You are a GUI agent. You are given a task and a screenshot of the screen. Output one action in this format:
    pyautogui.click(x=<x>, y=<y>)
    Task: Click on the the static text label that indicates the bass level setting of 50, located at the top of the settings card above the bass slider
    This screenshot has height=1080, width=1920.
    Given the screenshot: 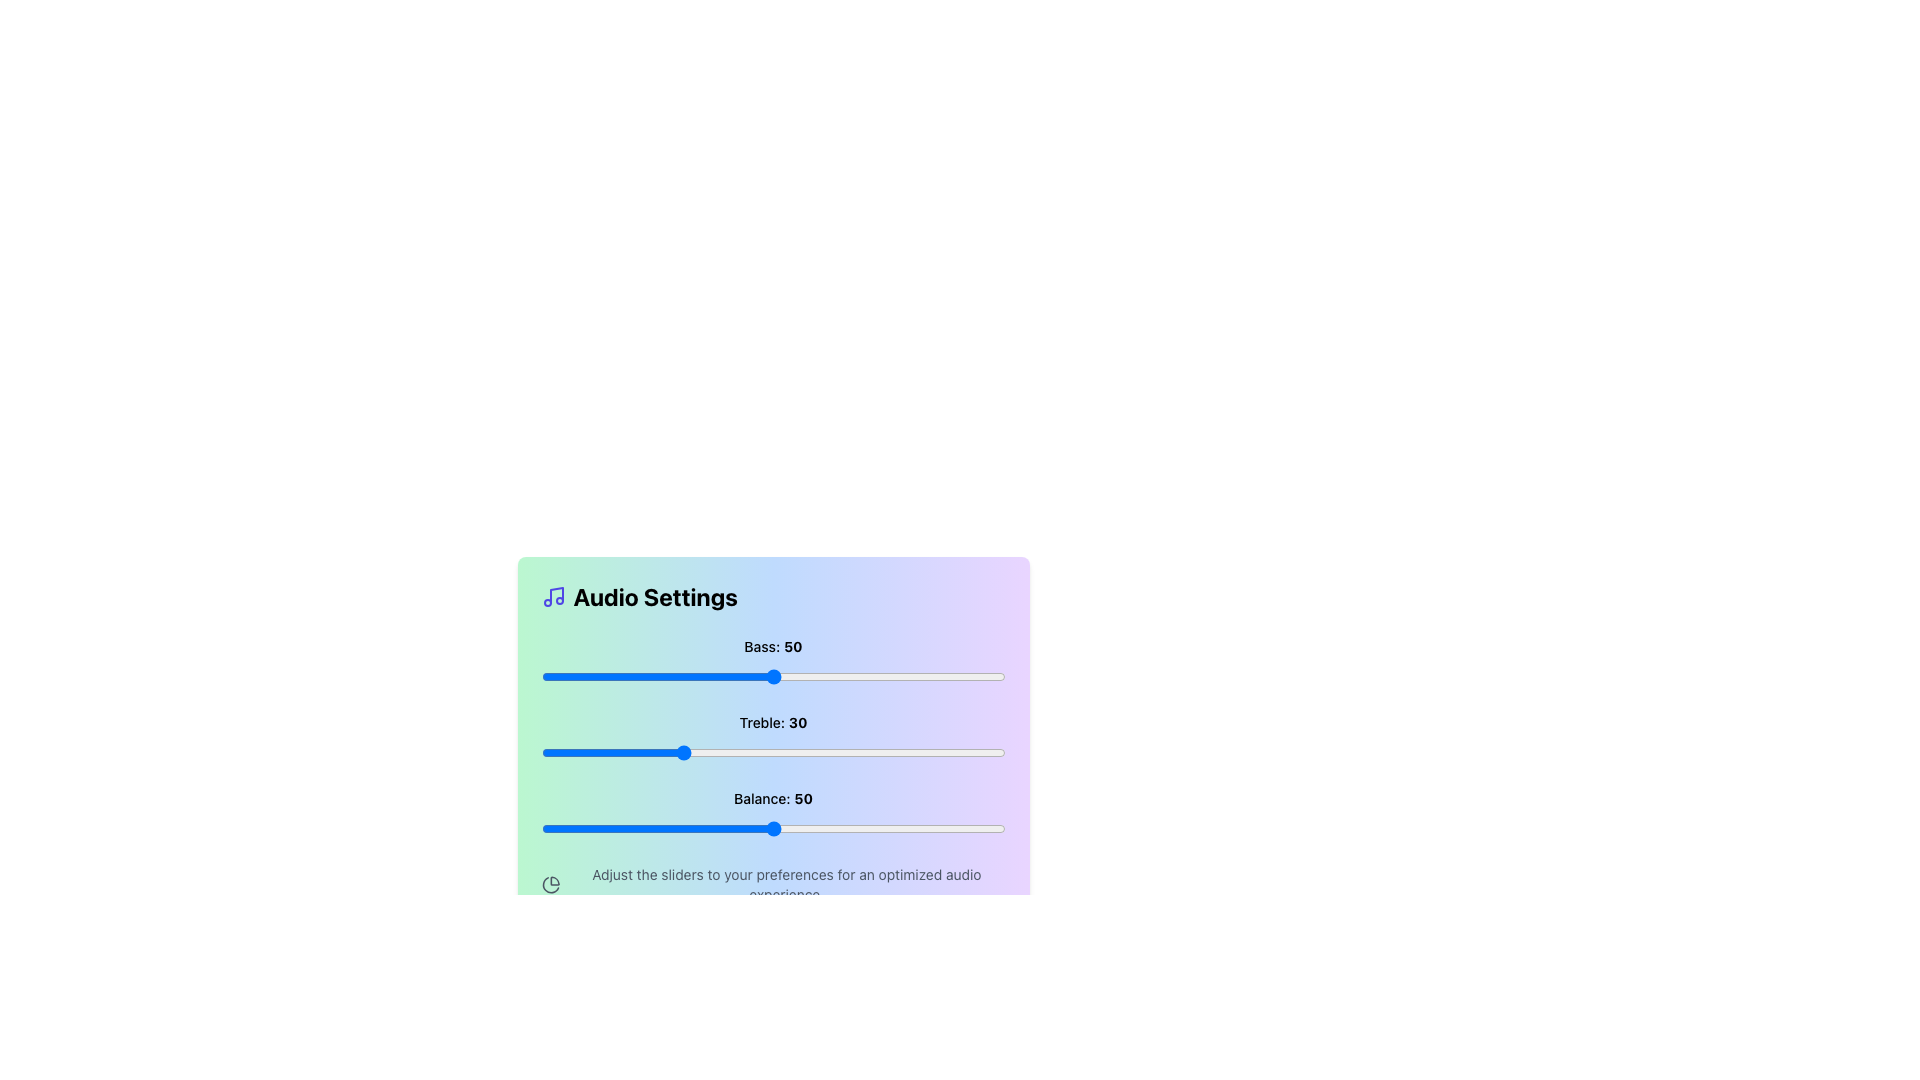 What is the action you would take?
    pyautogui.click(x=772, y=647)
    